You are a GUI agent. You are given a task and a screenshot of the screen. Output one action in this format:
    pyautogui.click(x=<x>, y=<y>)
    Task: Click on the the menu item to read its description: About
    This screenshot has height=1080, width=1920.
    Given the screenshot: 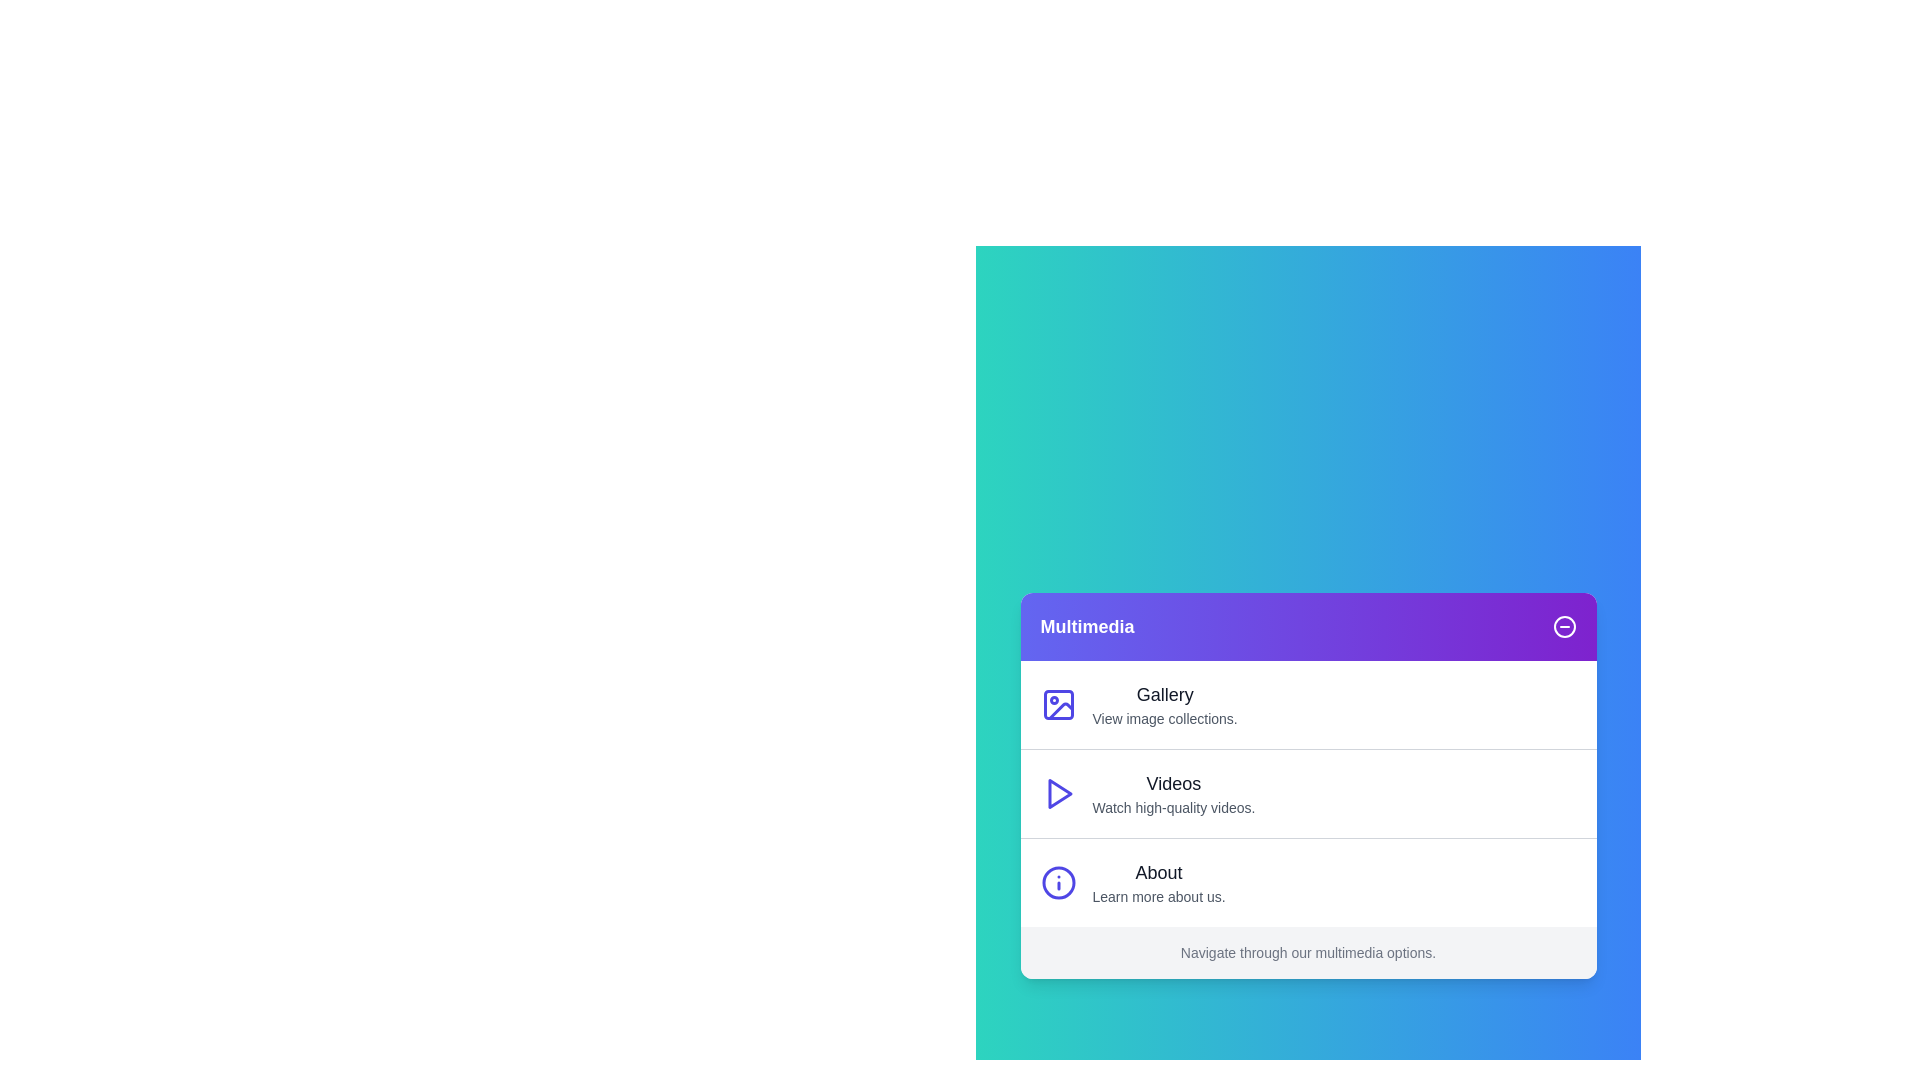 What is the action you would take?
    pyautogui.click(x=1158, y=871)
    